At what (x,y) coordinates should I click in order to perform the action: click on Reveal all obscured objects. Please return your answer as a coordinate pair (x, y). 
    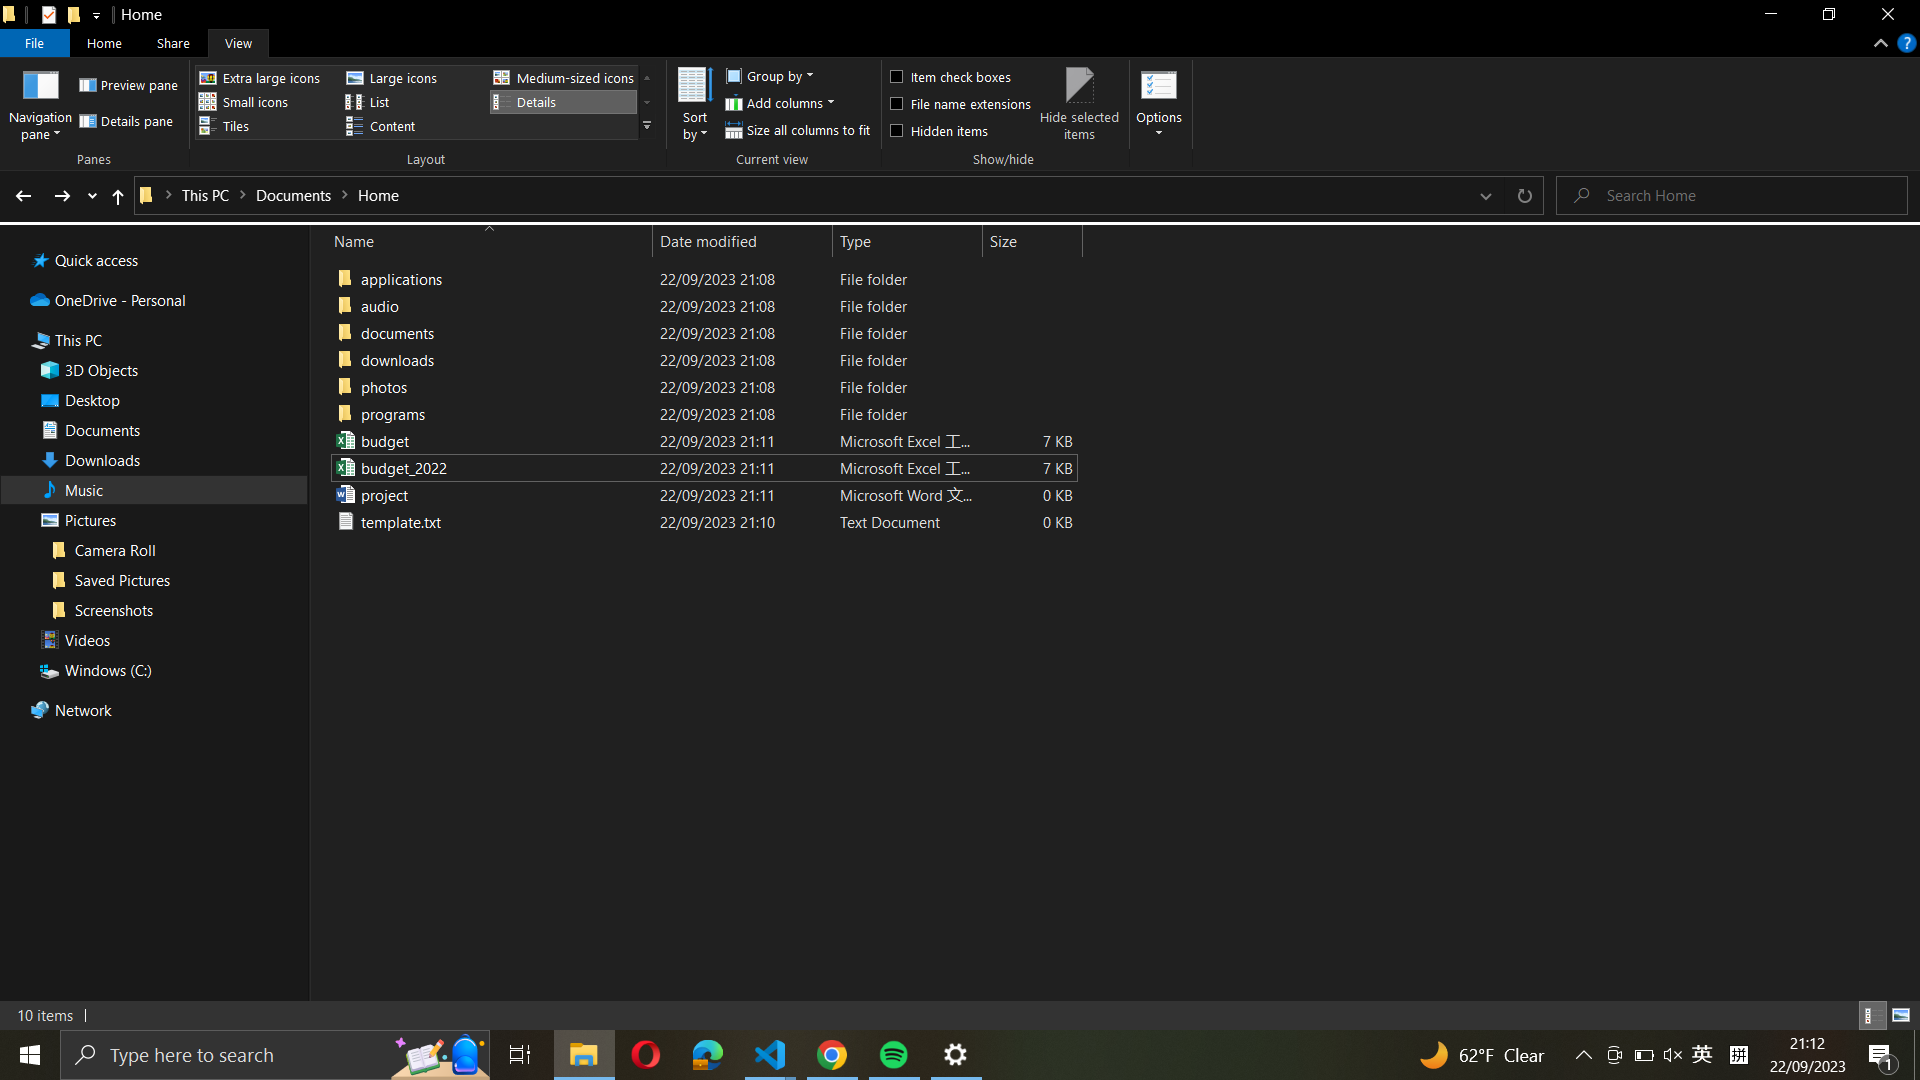
    Looking at the image, I should click on (958, 128).